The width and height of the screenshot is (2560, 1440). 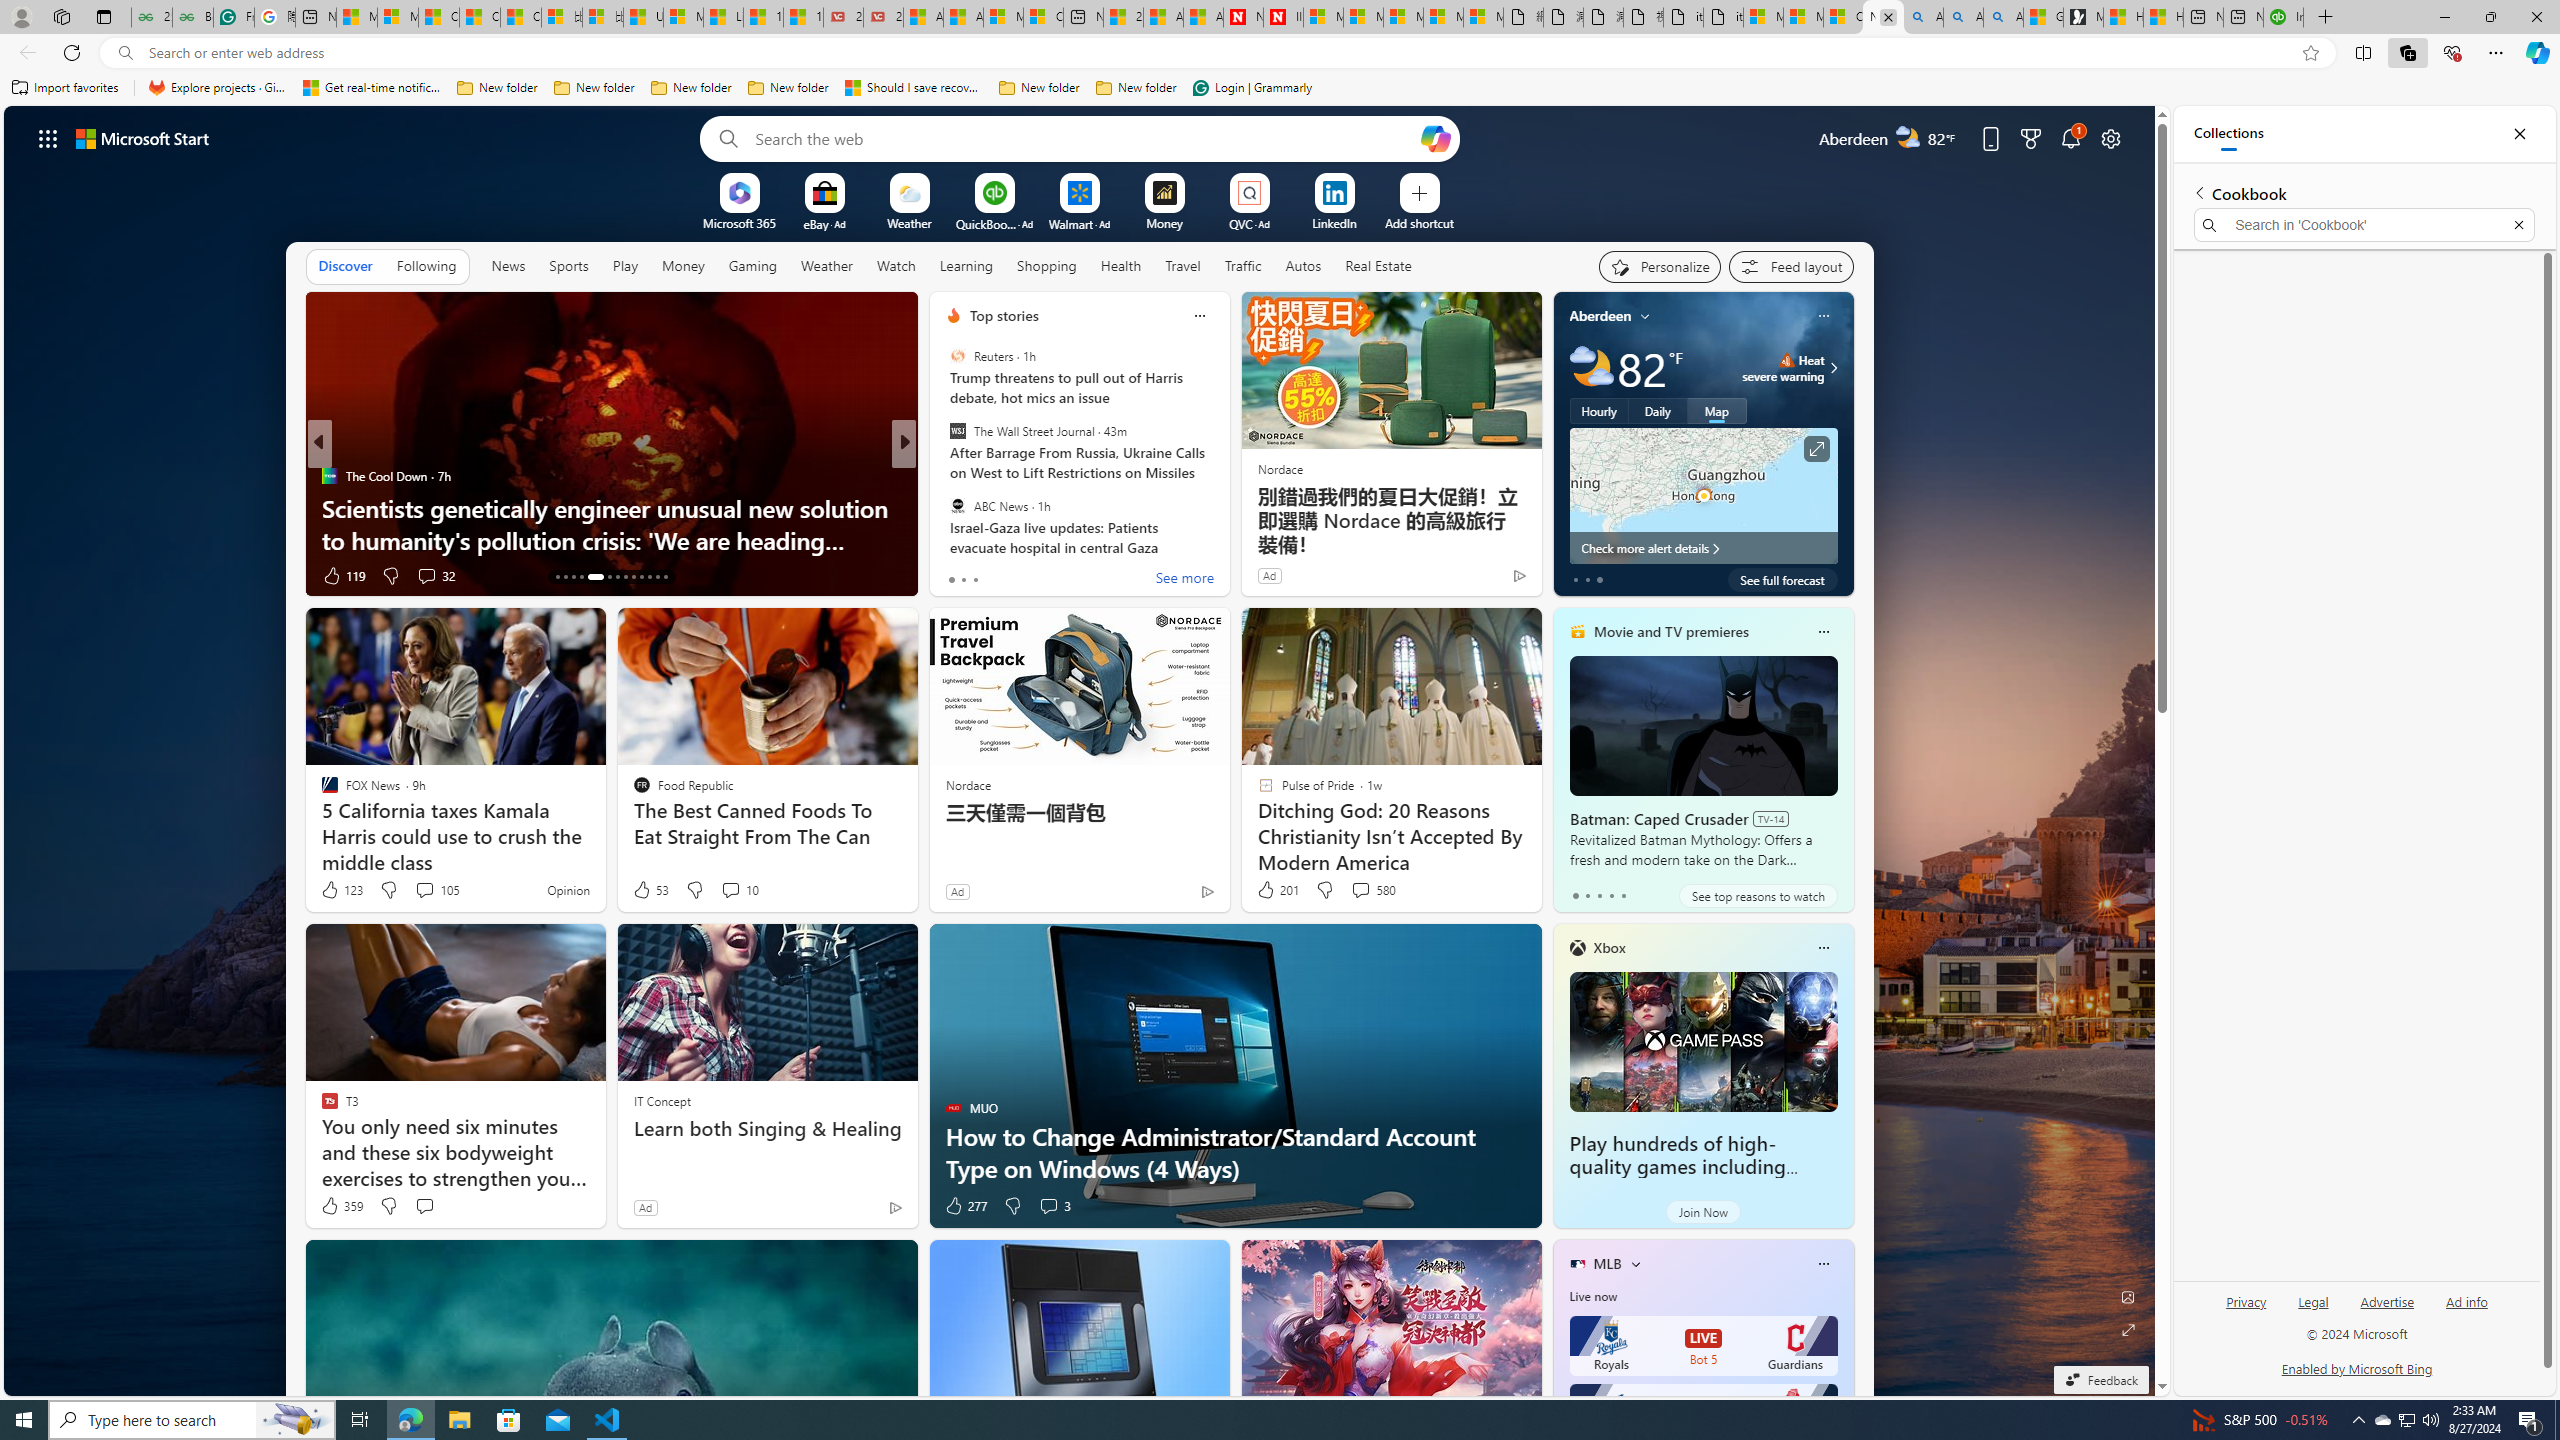 What do you see at coordinates (648, 577) in the screenshot?
I see `'AutomationID: tab-23'` at bounding box center [648, 577].